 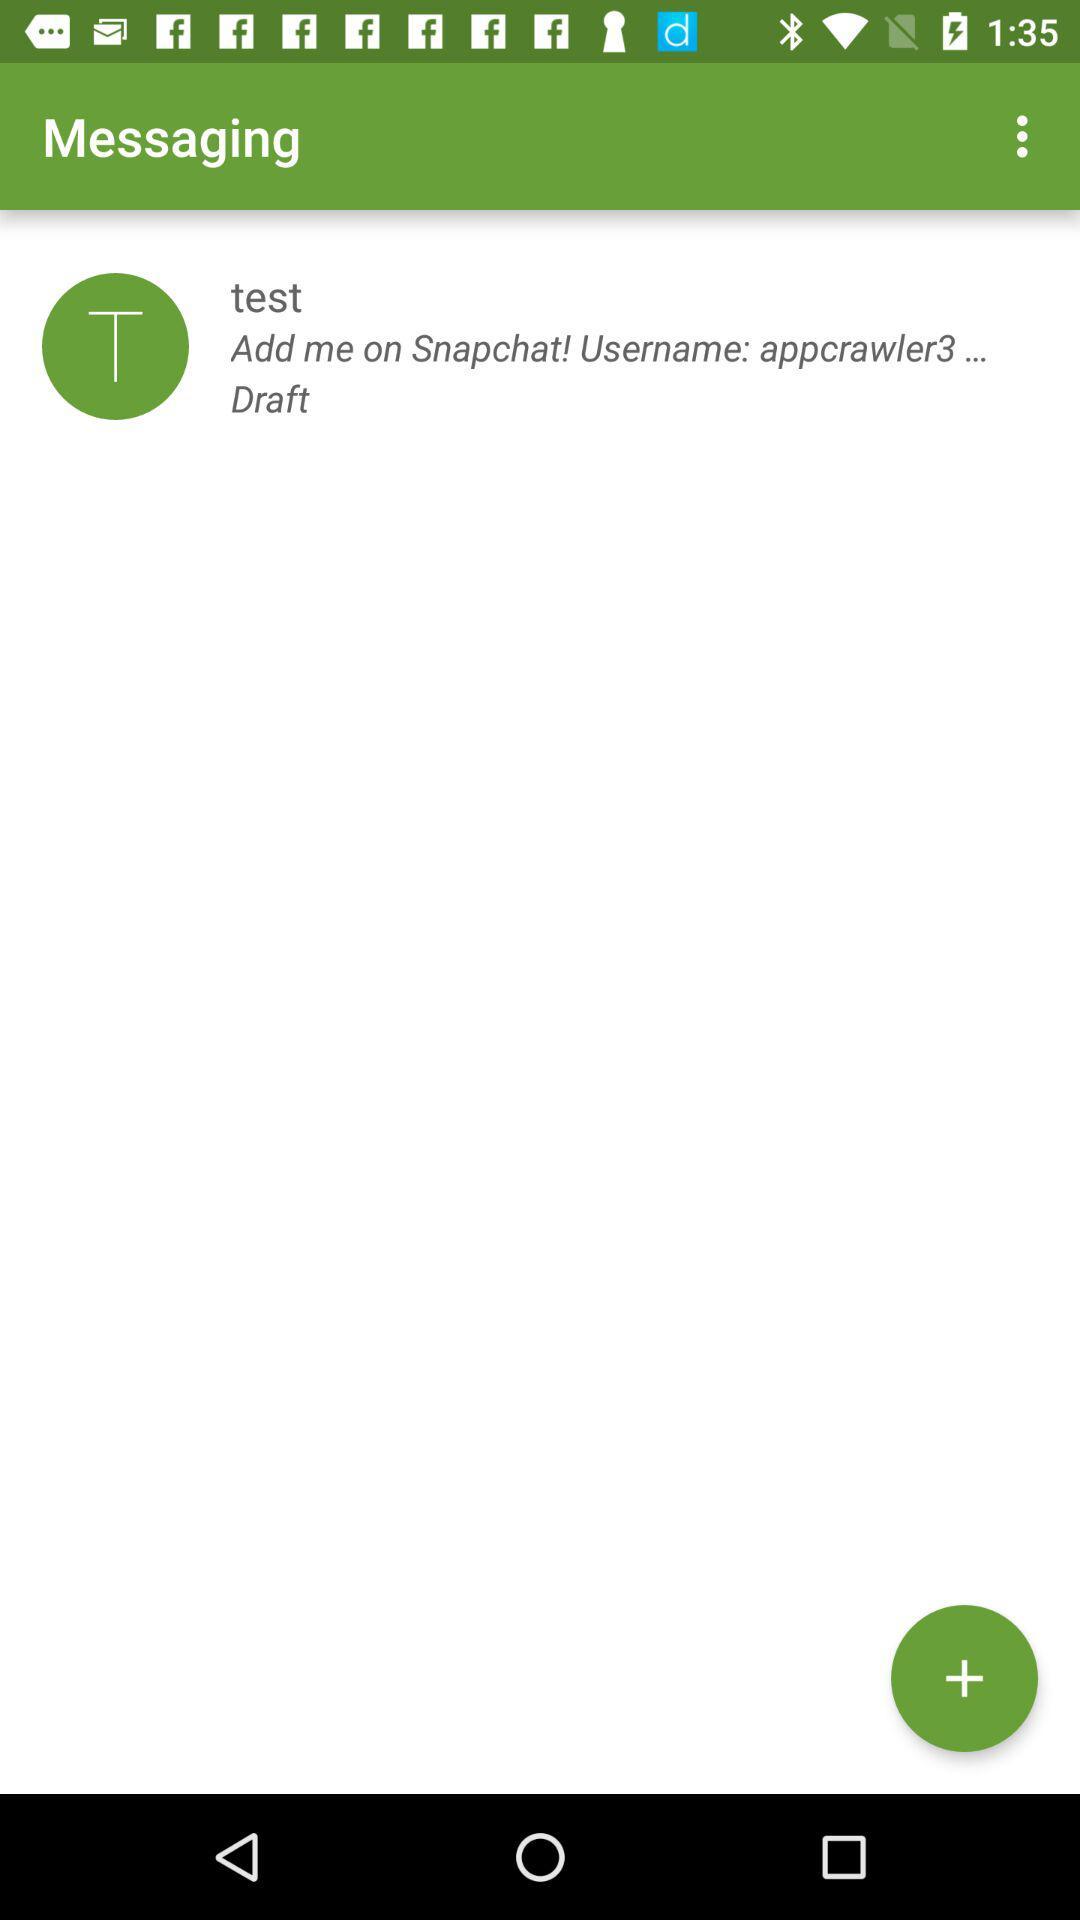 I want to click on icon at the top right corner, so click(x=1027, y=135).